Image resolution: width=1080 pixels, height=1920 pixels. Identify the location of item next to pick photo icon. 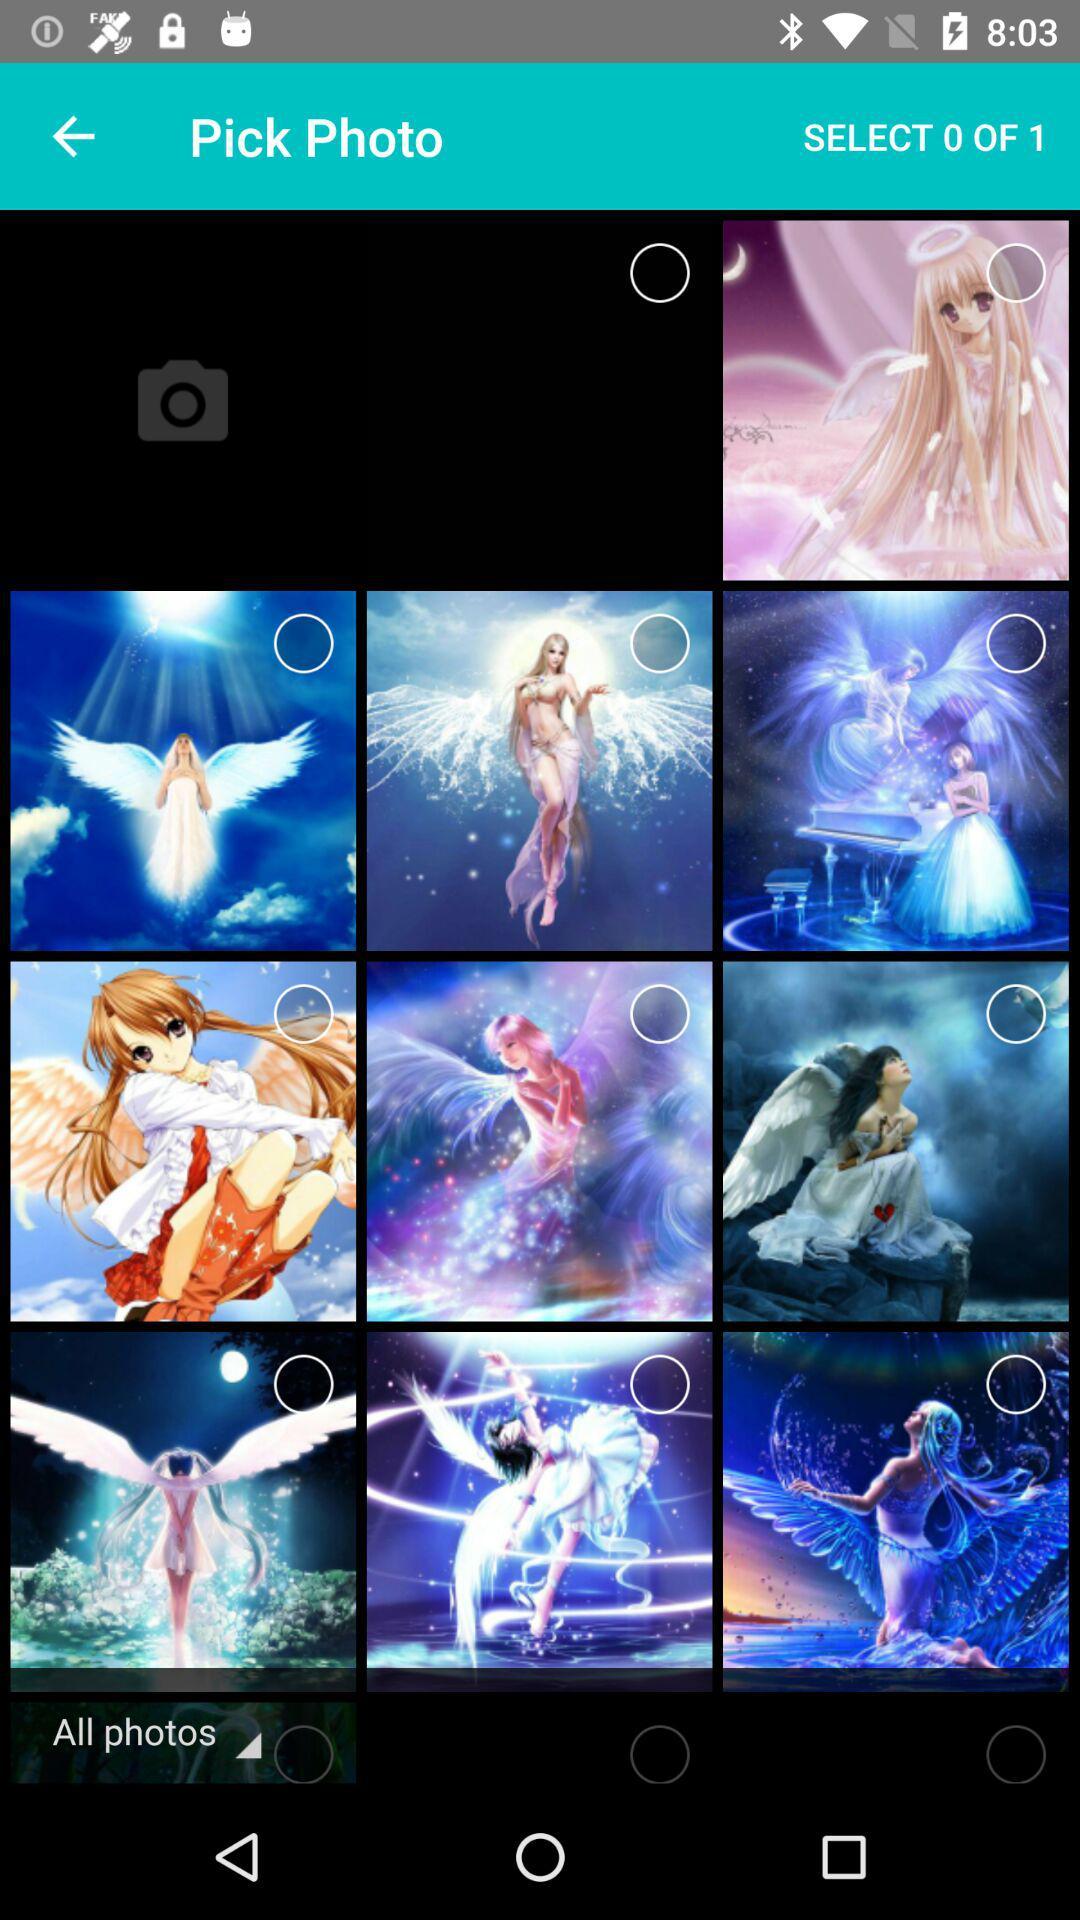
(72, 135).